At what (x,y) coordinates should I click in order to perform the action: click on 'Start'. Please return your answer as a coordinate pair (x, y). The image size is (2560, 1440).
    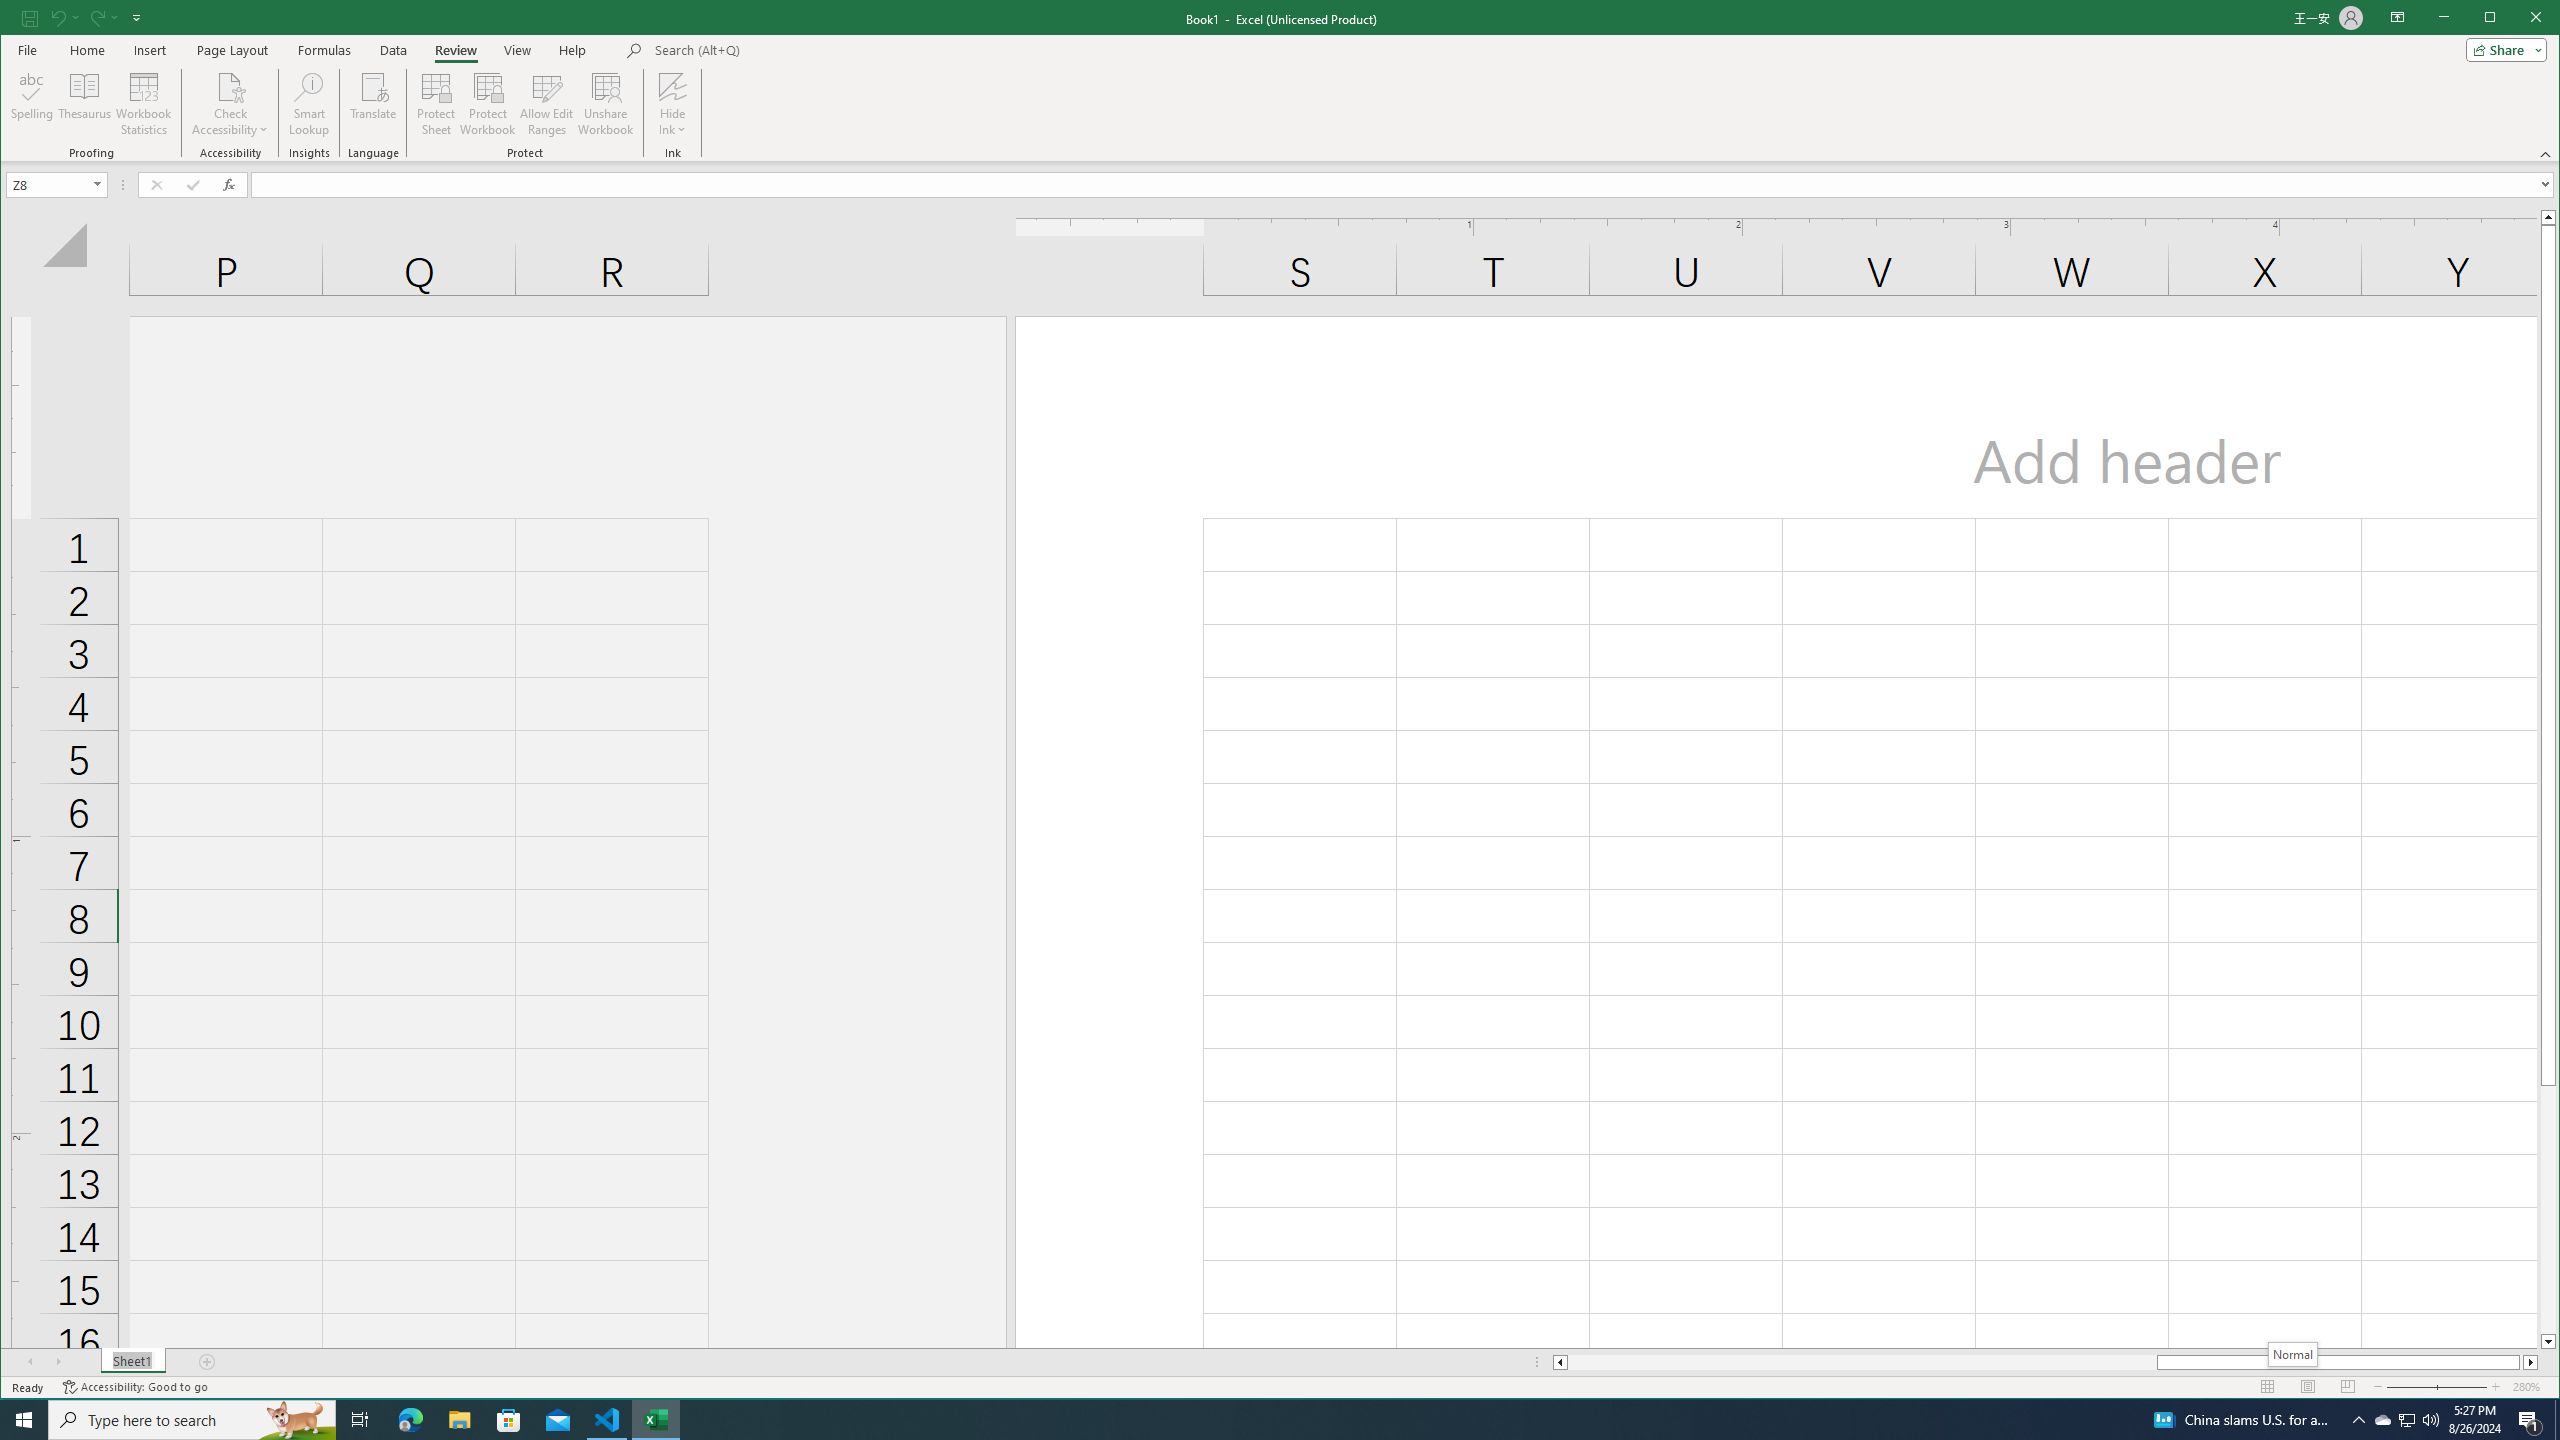
    Looking at the image, I should click on (24, 1418).